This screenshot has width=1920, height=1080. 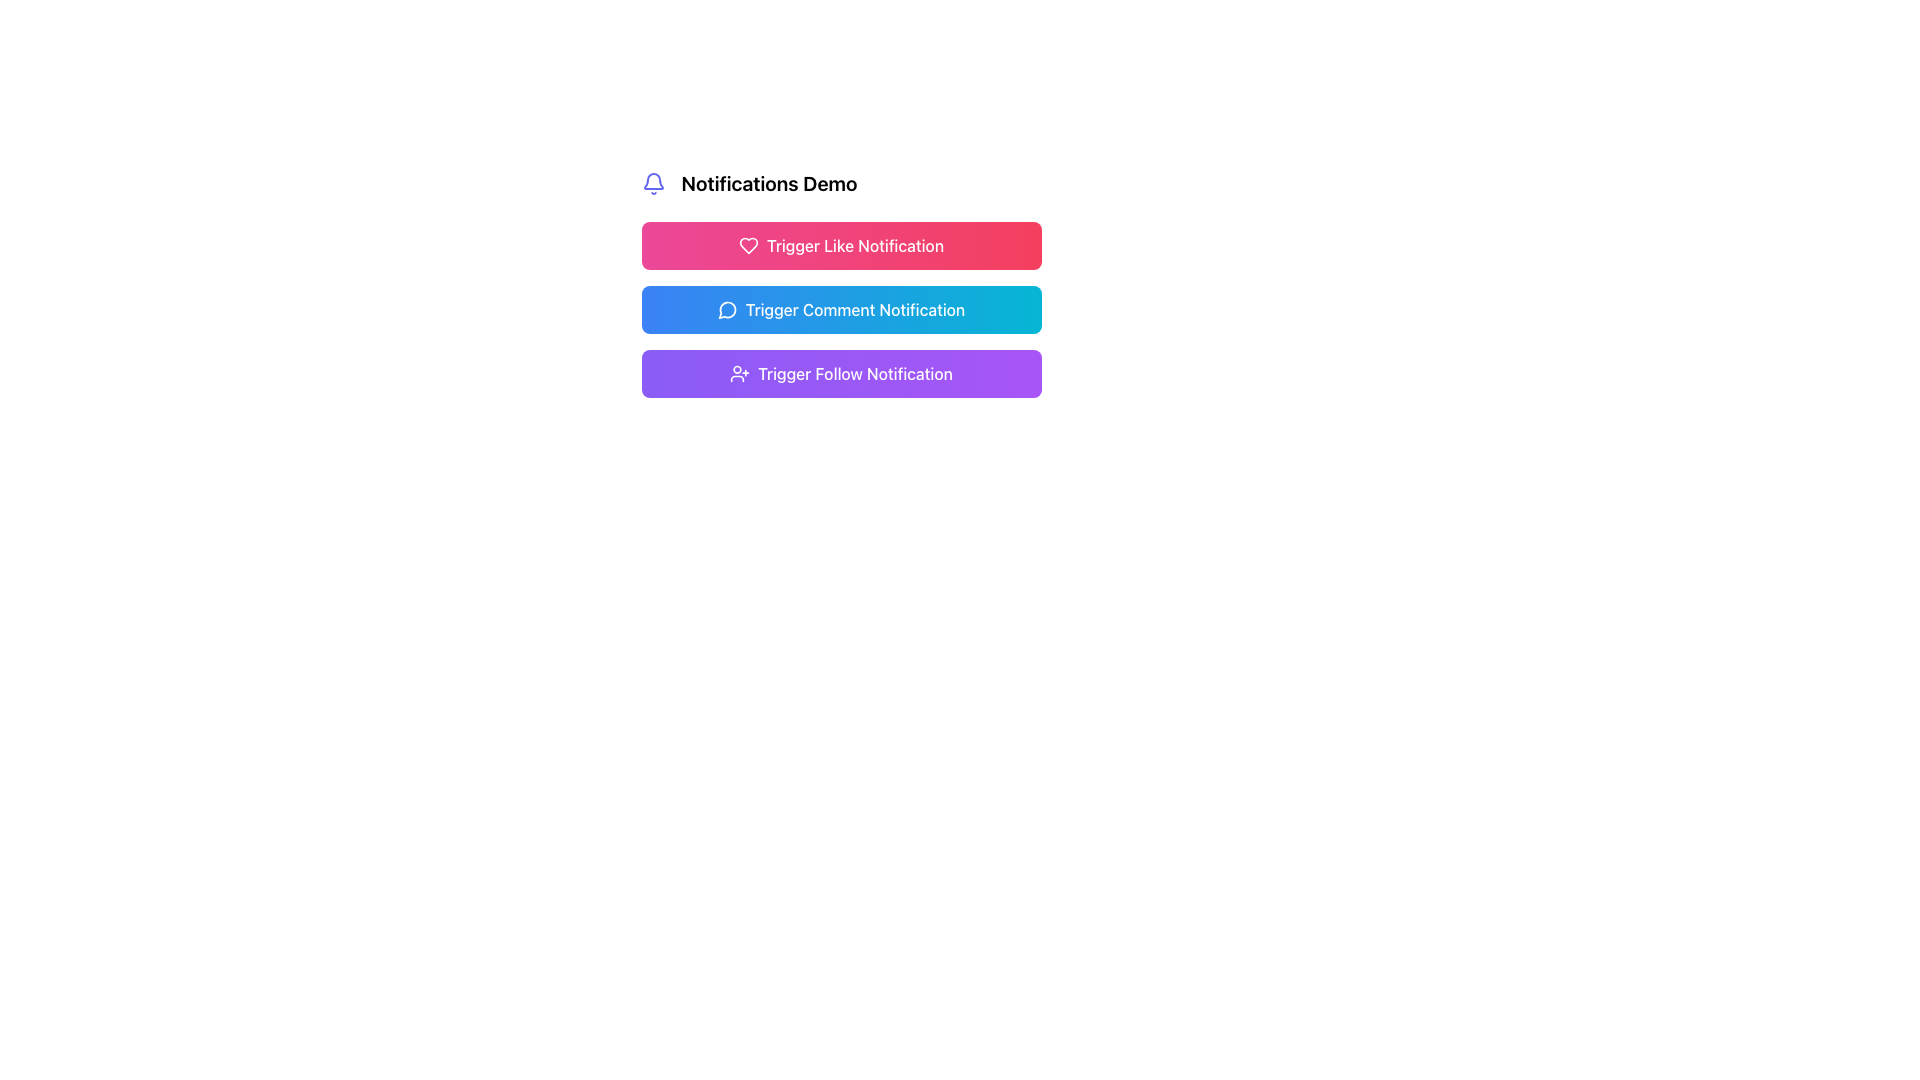 I want to click on the 'Trigger Comment Notification' button, which is a rectangular button with a gradient background and a chat bubble icon, positioned below the 'Trigger Like Notification' button, so click(x=841, y=284).